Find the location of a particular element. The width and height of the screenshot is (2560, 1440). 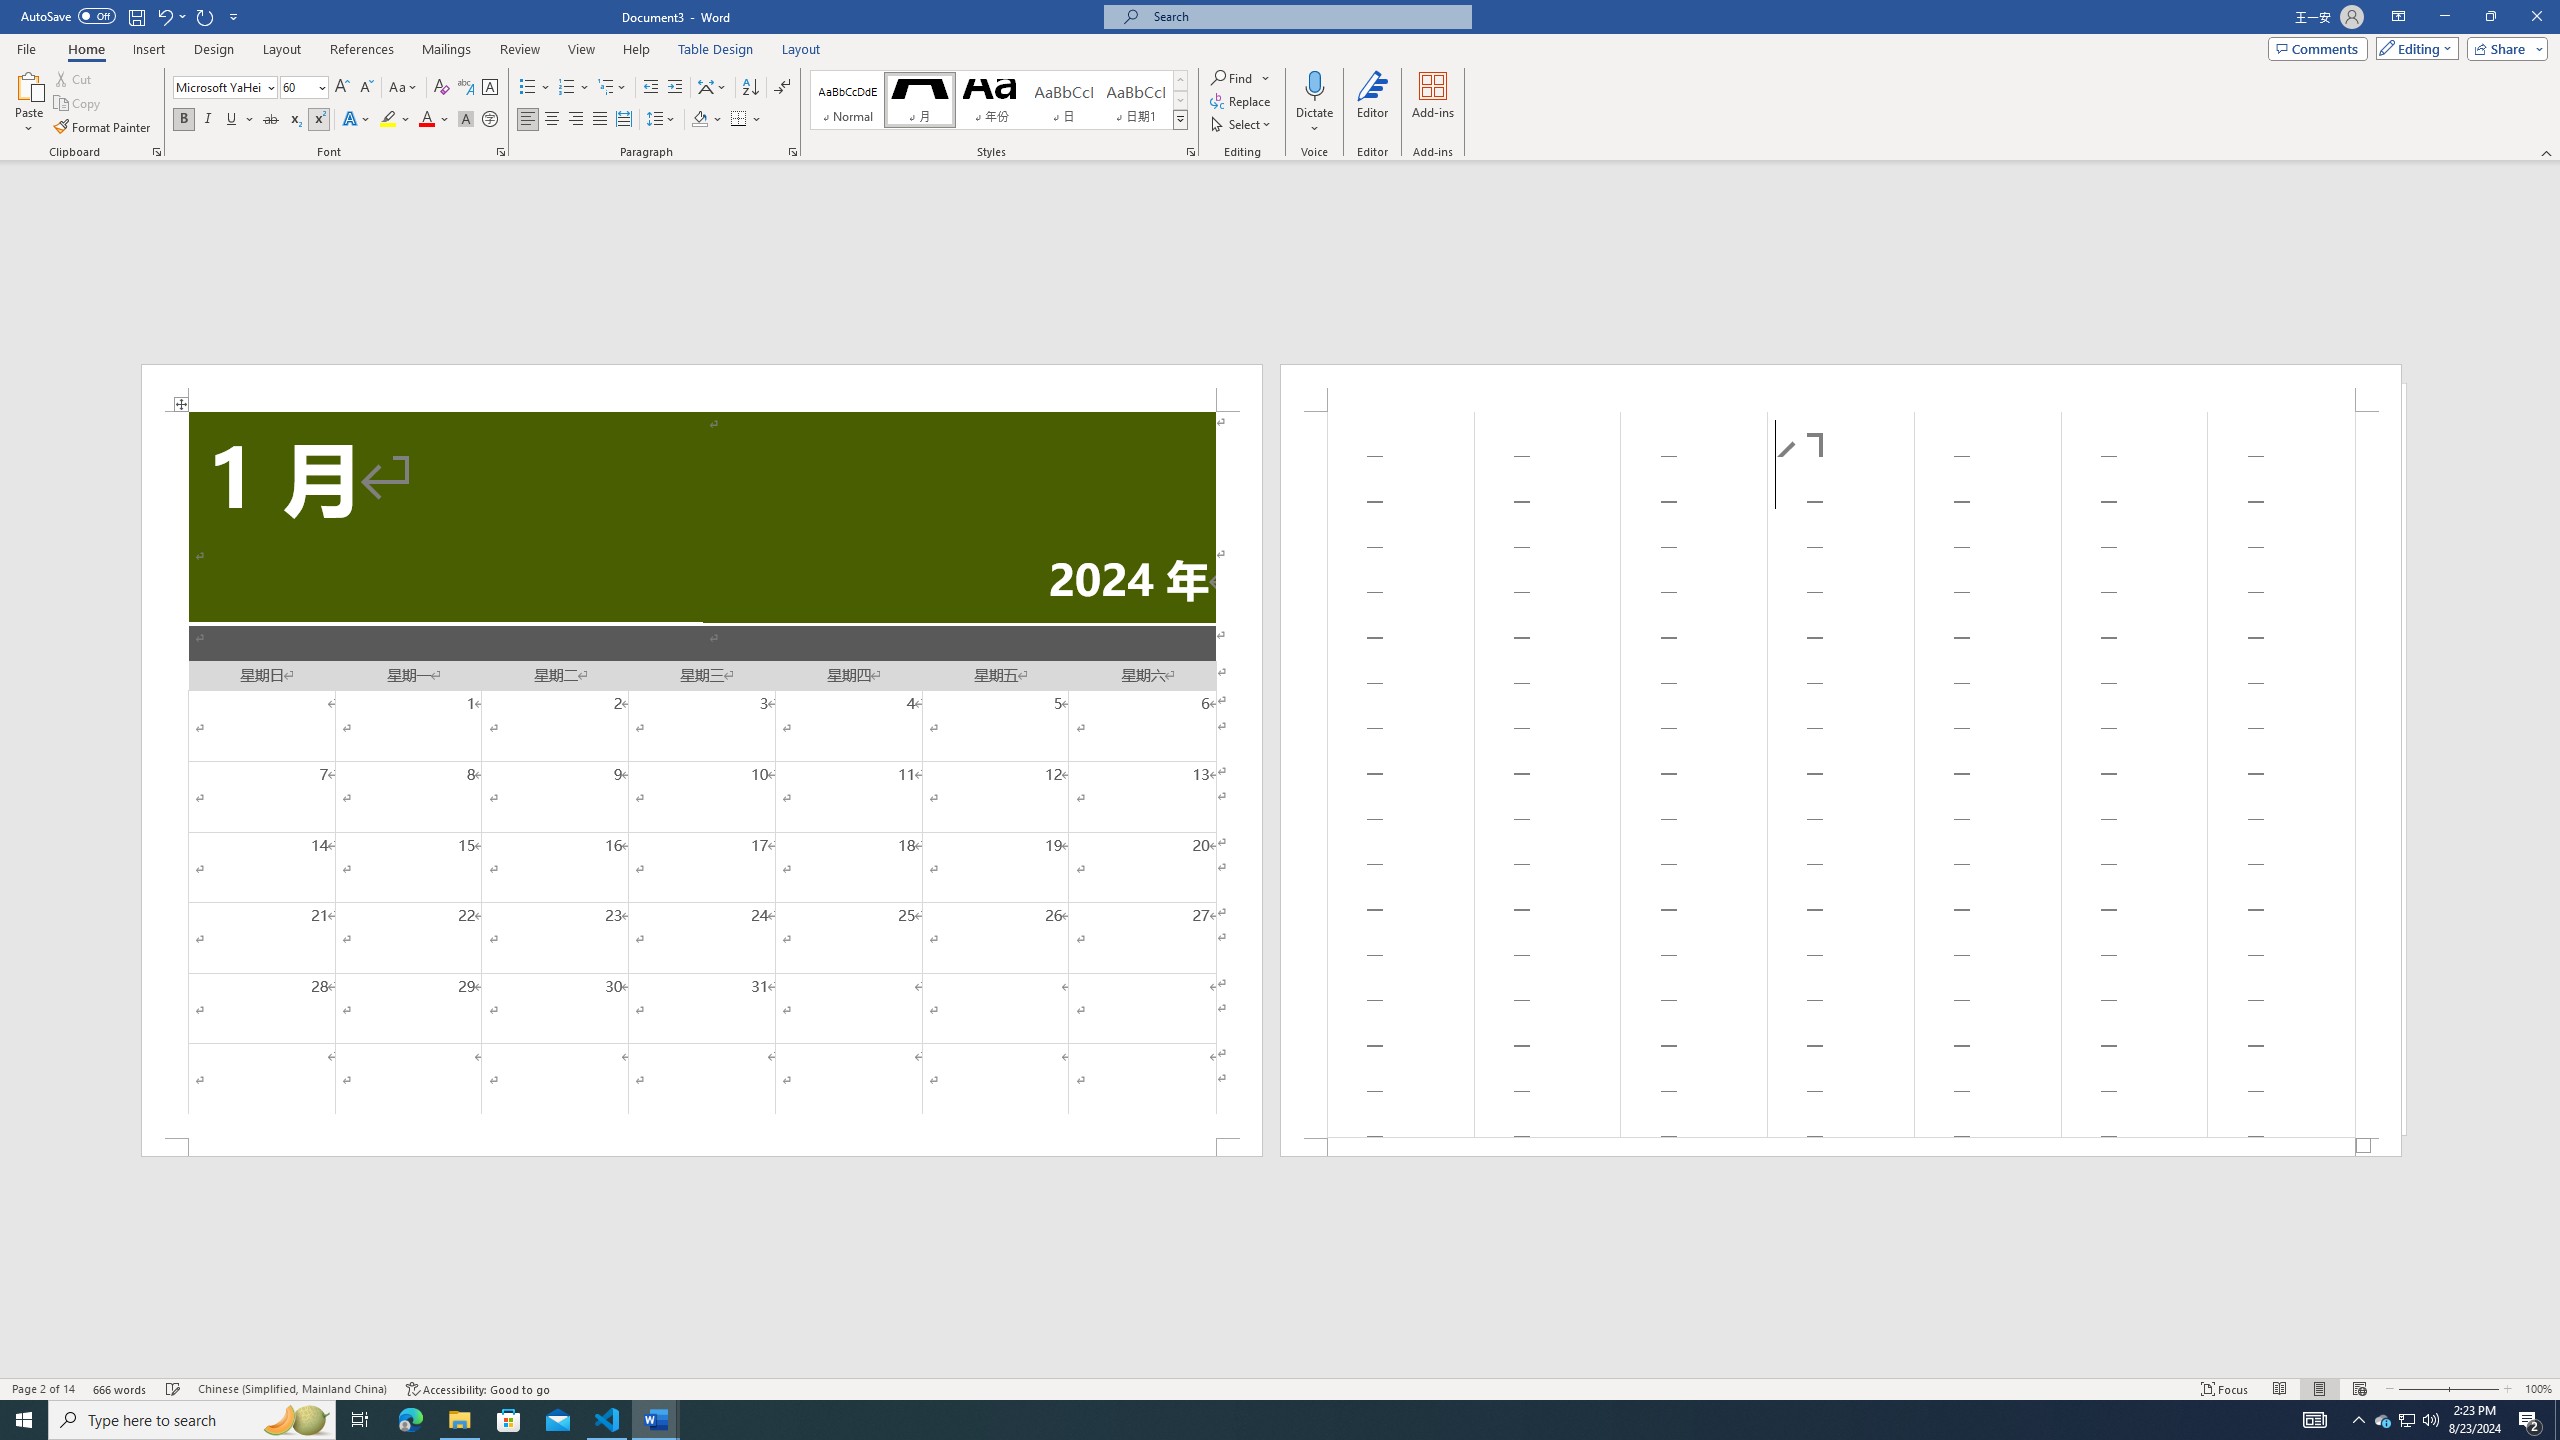

'Font Size' is located at coordinates (297, 87).